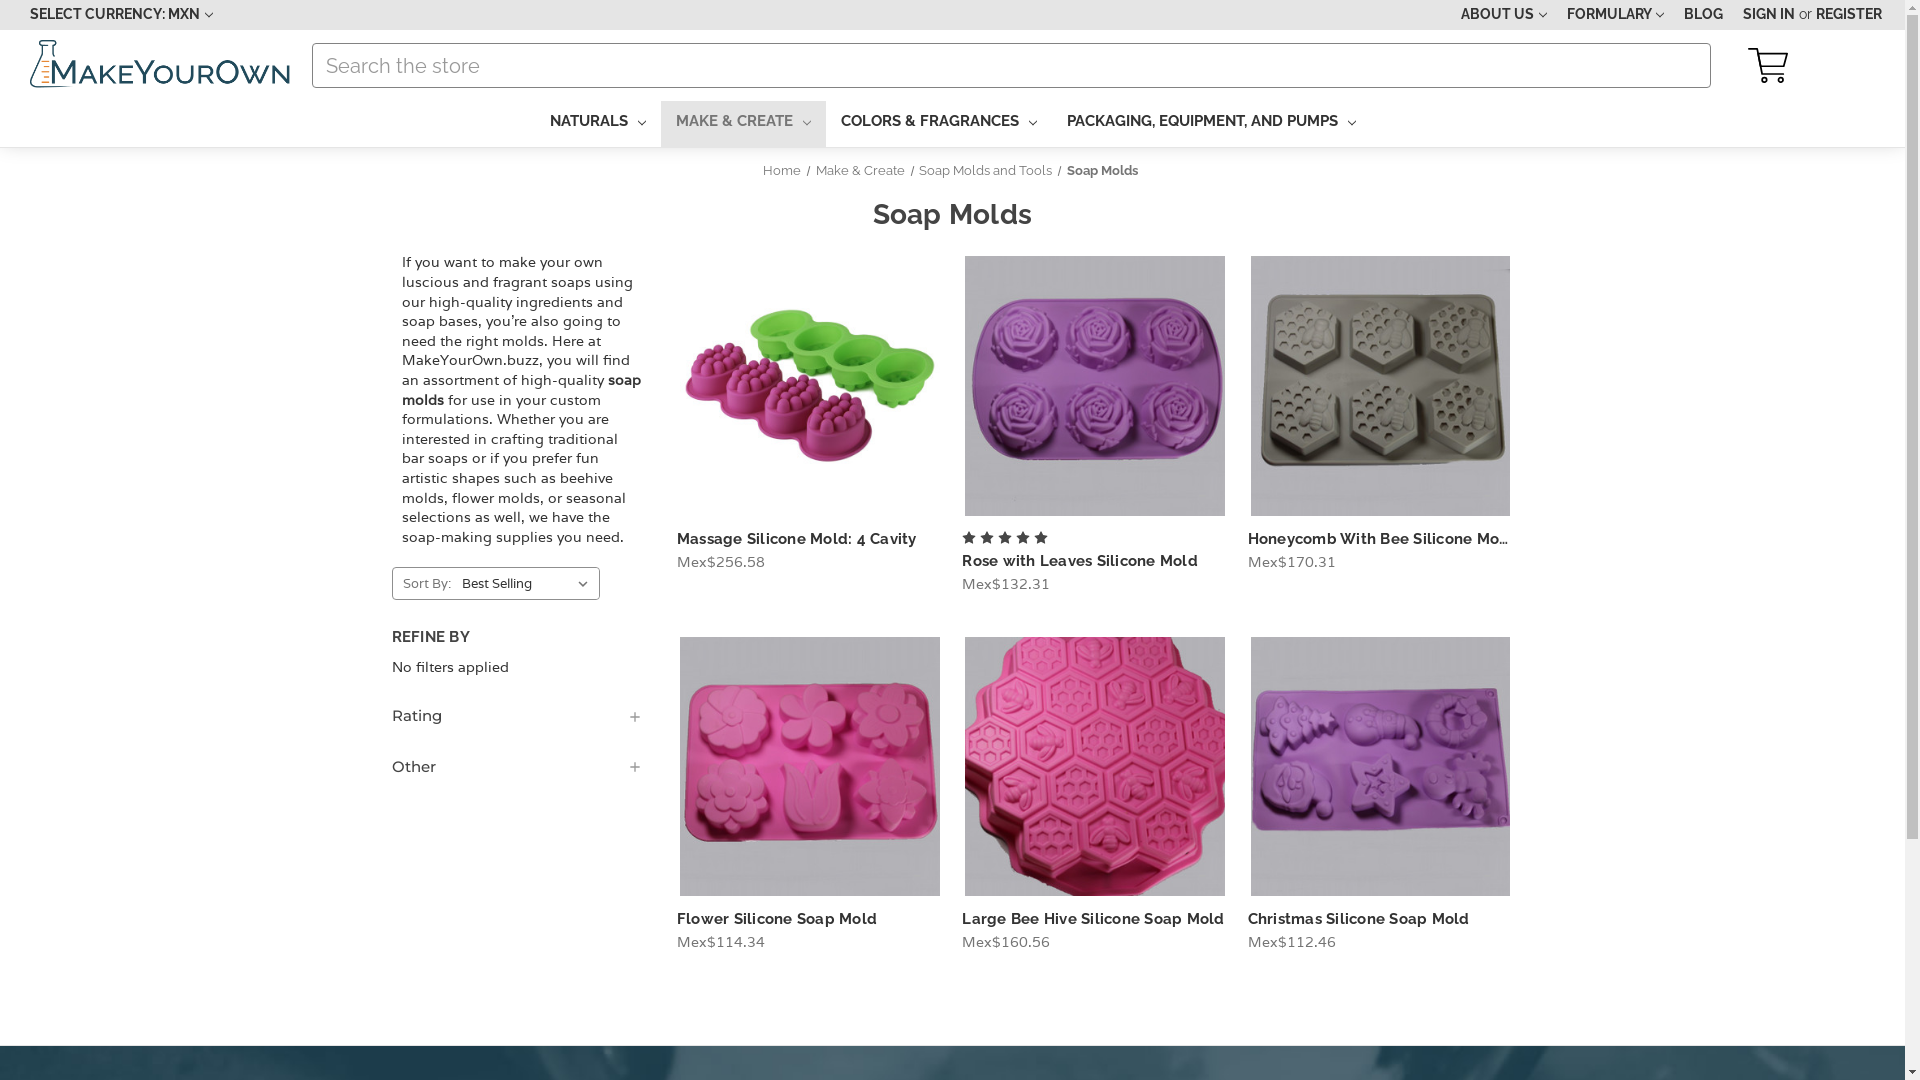  What do you see at coordinates (985, 169) in the screenshot?
I see `'Soap Molds and Tools'` at bounding box center [985, 169].